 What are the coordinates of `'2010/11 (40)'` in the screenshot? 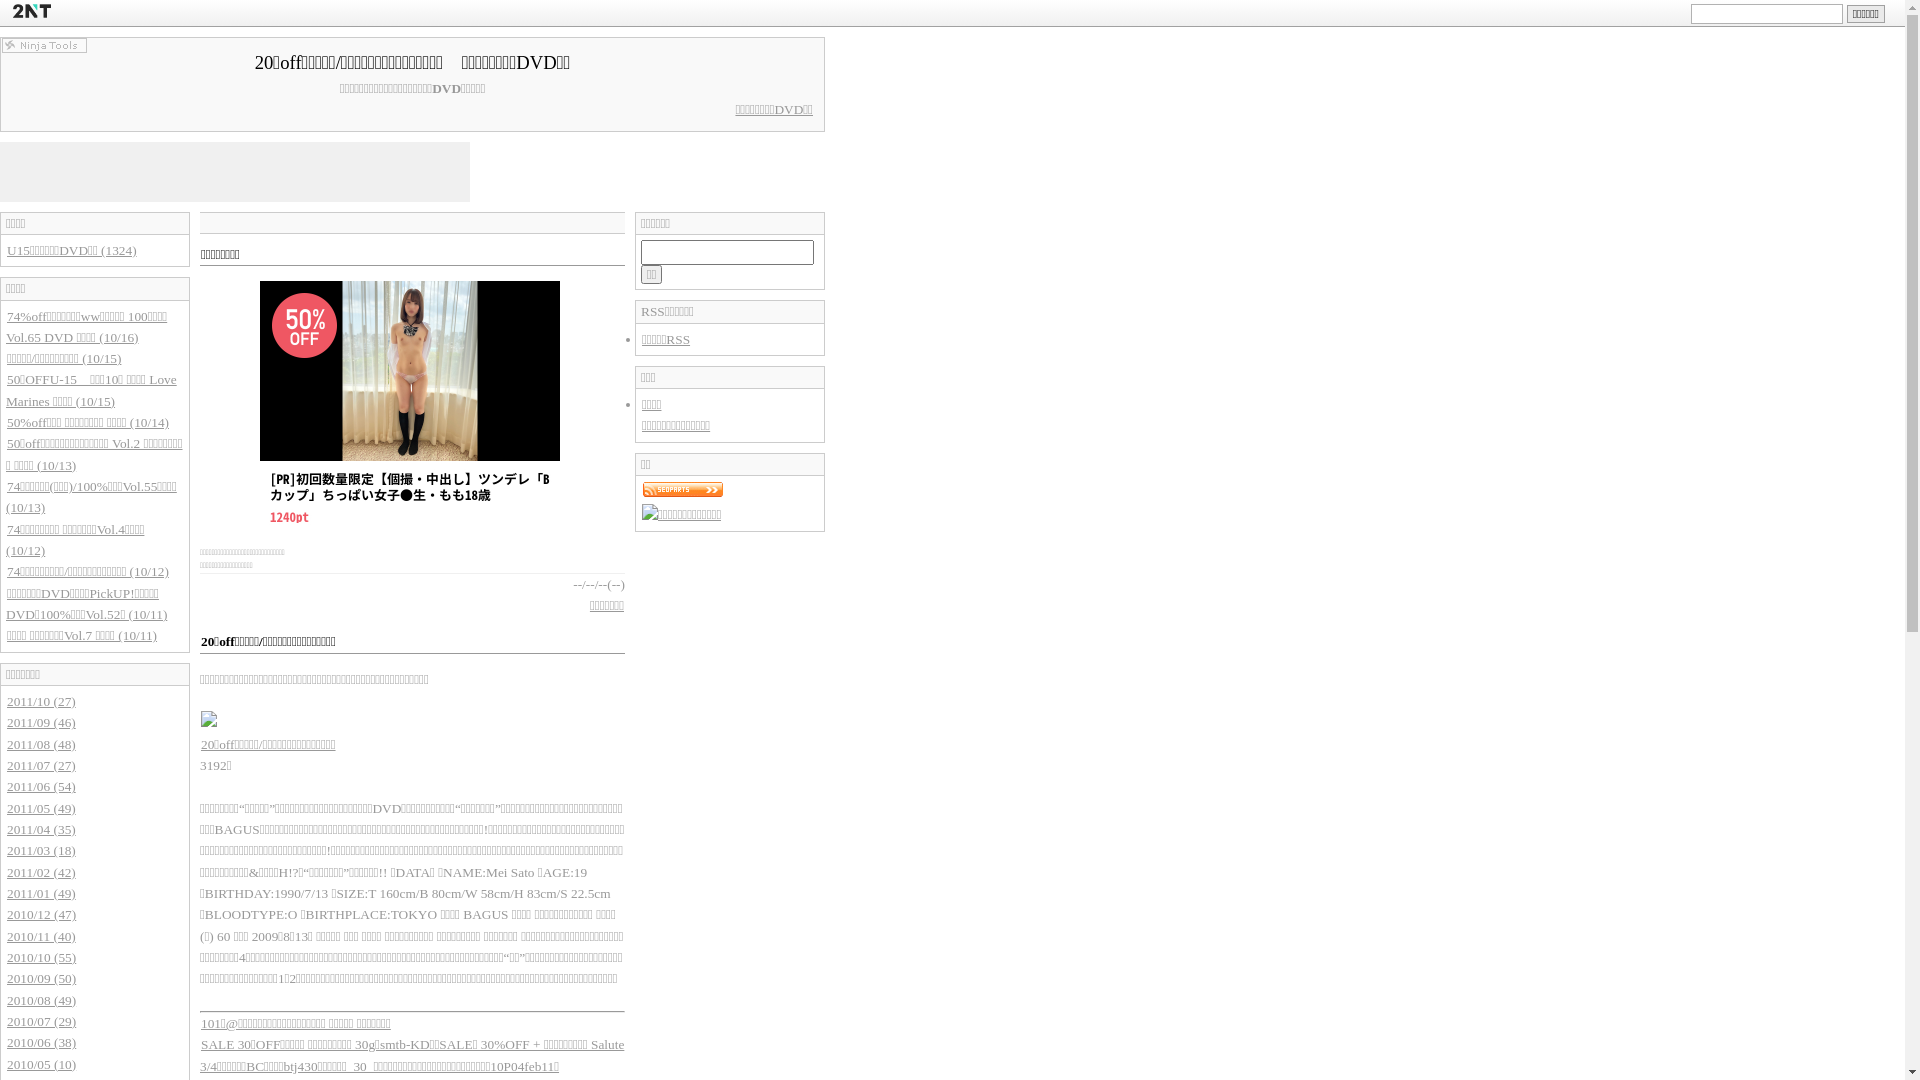 It's located at (41, 936).